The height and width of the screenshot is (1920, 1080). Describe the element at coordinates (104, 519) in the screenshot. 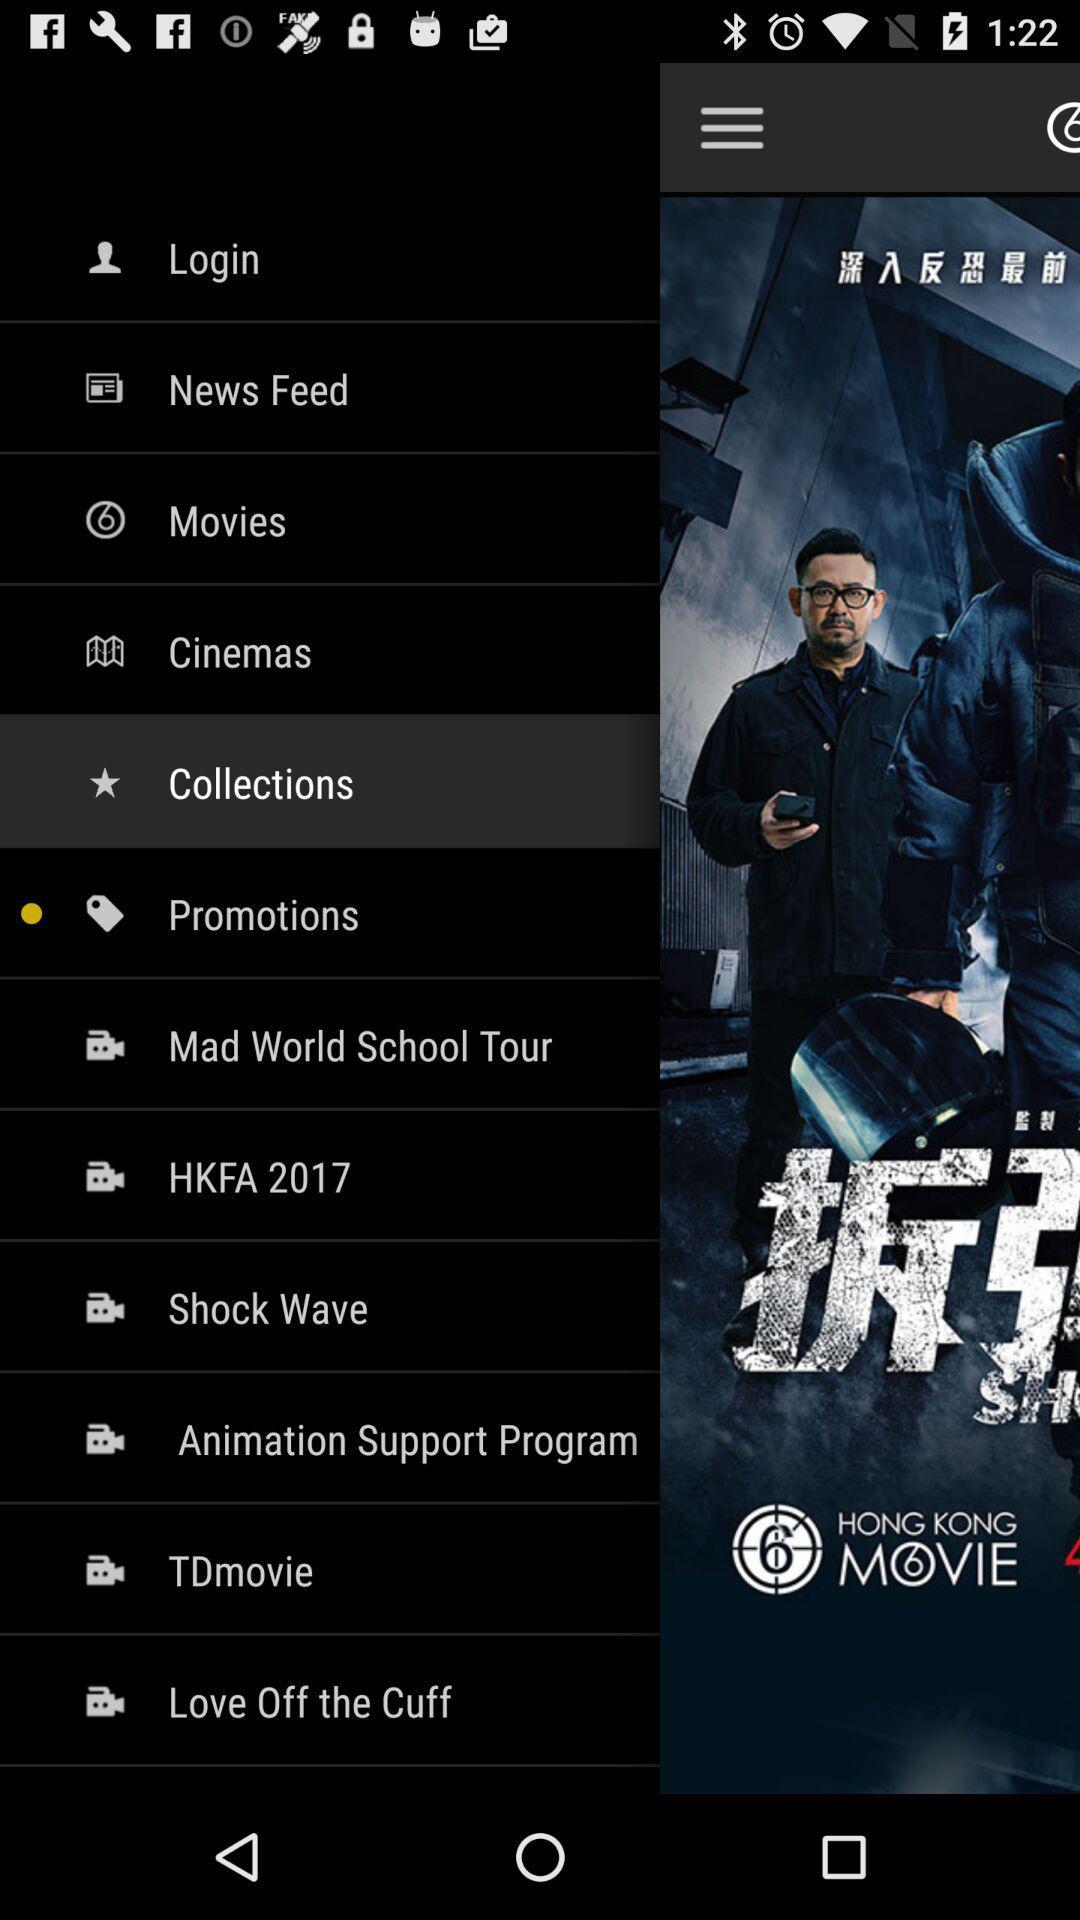

I see `the icon which is left to the  movies` at that location.